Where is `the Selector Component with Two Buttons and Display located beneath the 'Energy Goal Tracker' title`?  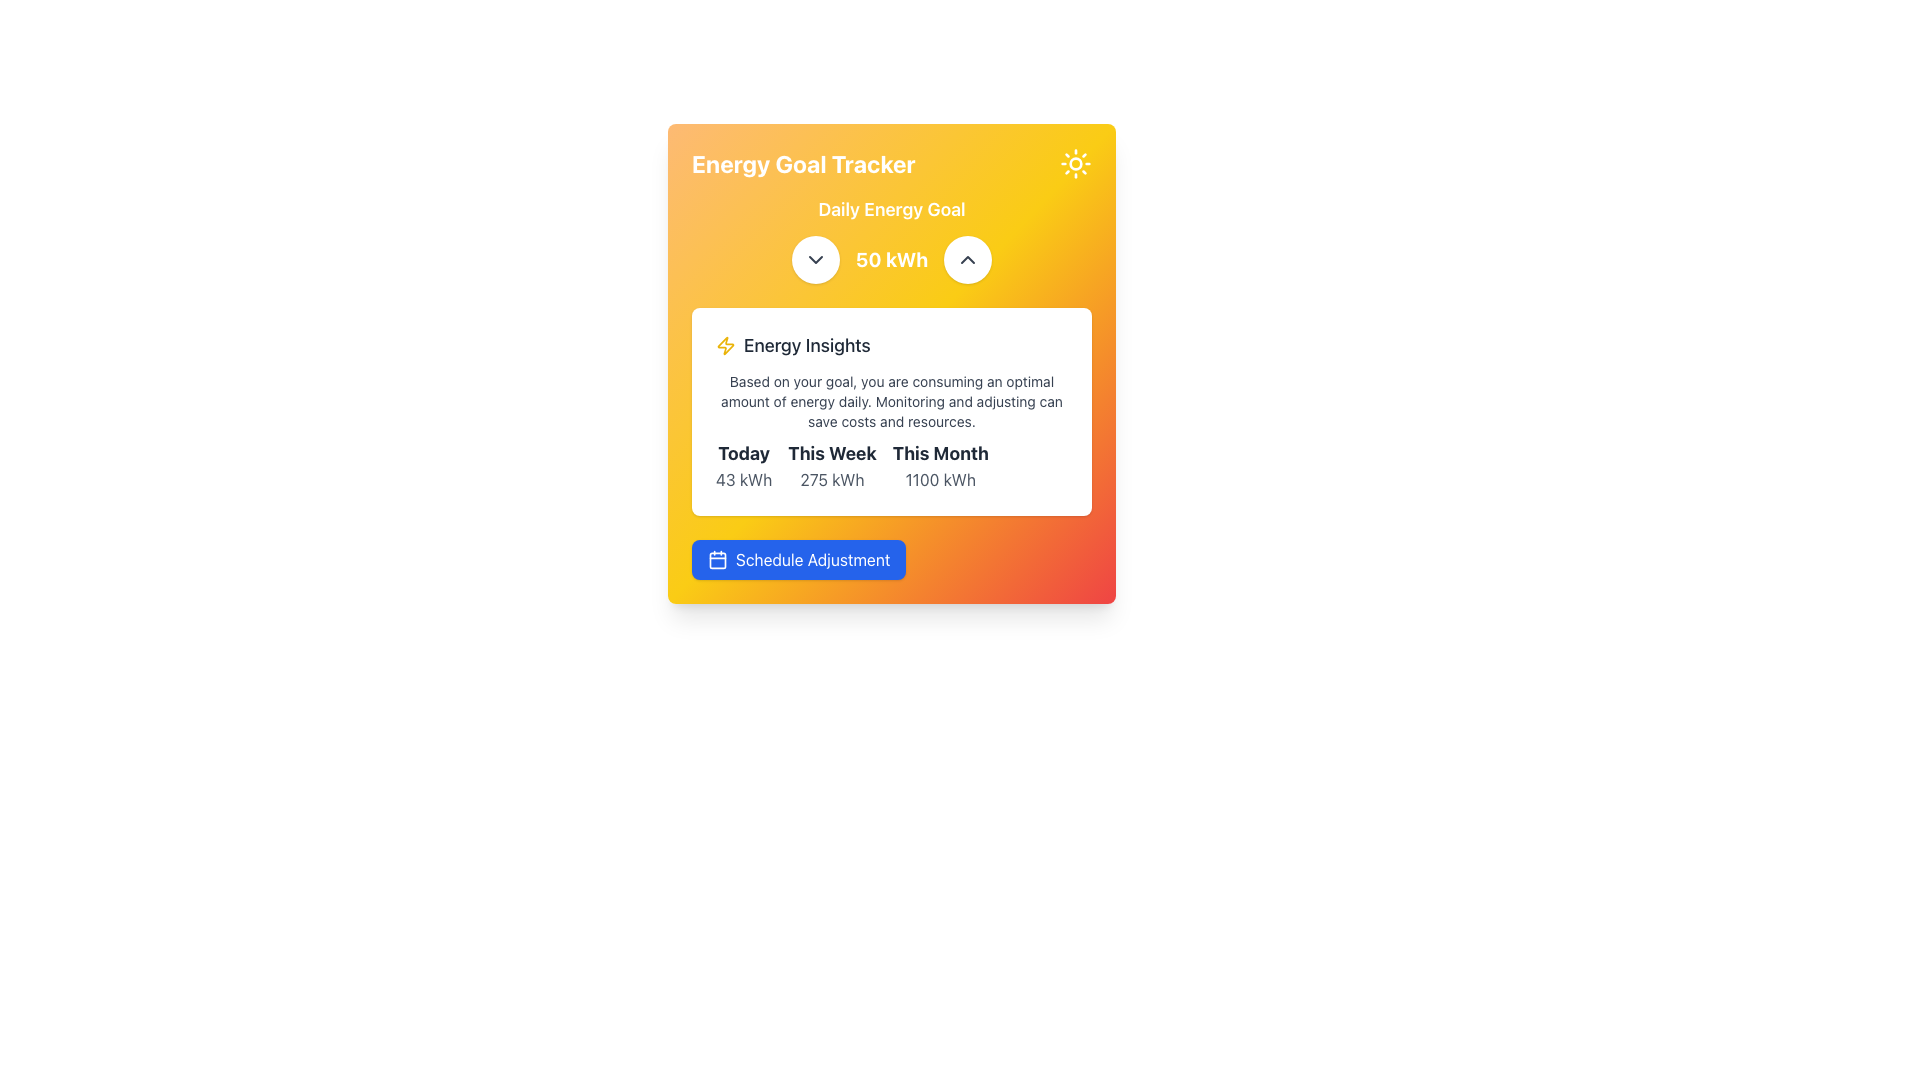
the Selector Component with Two Buttons and Display located beneath the 'Energy Goal Tracker' title is located at coordinates (891, 238).